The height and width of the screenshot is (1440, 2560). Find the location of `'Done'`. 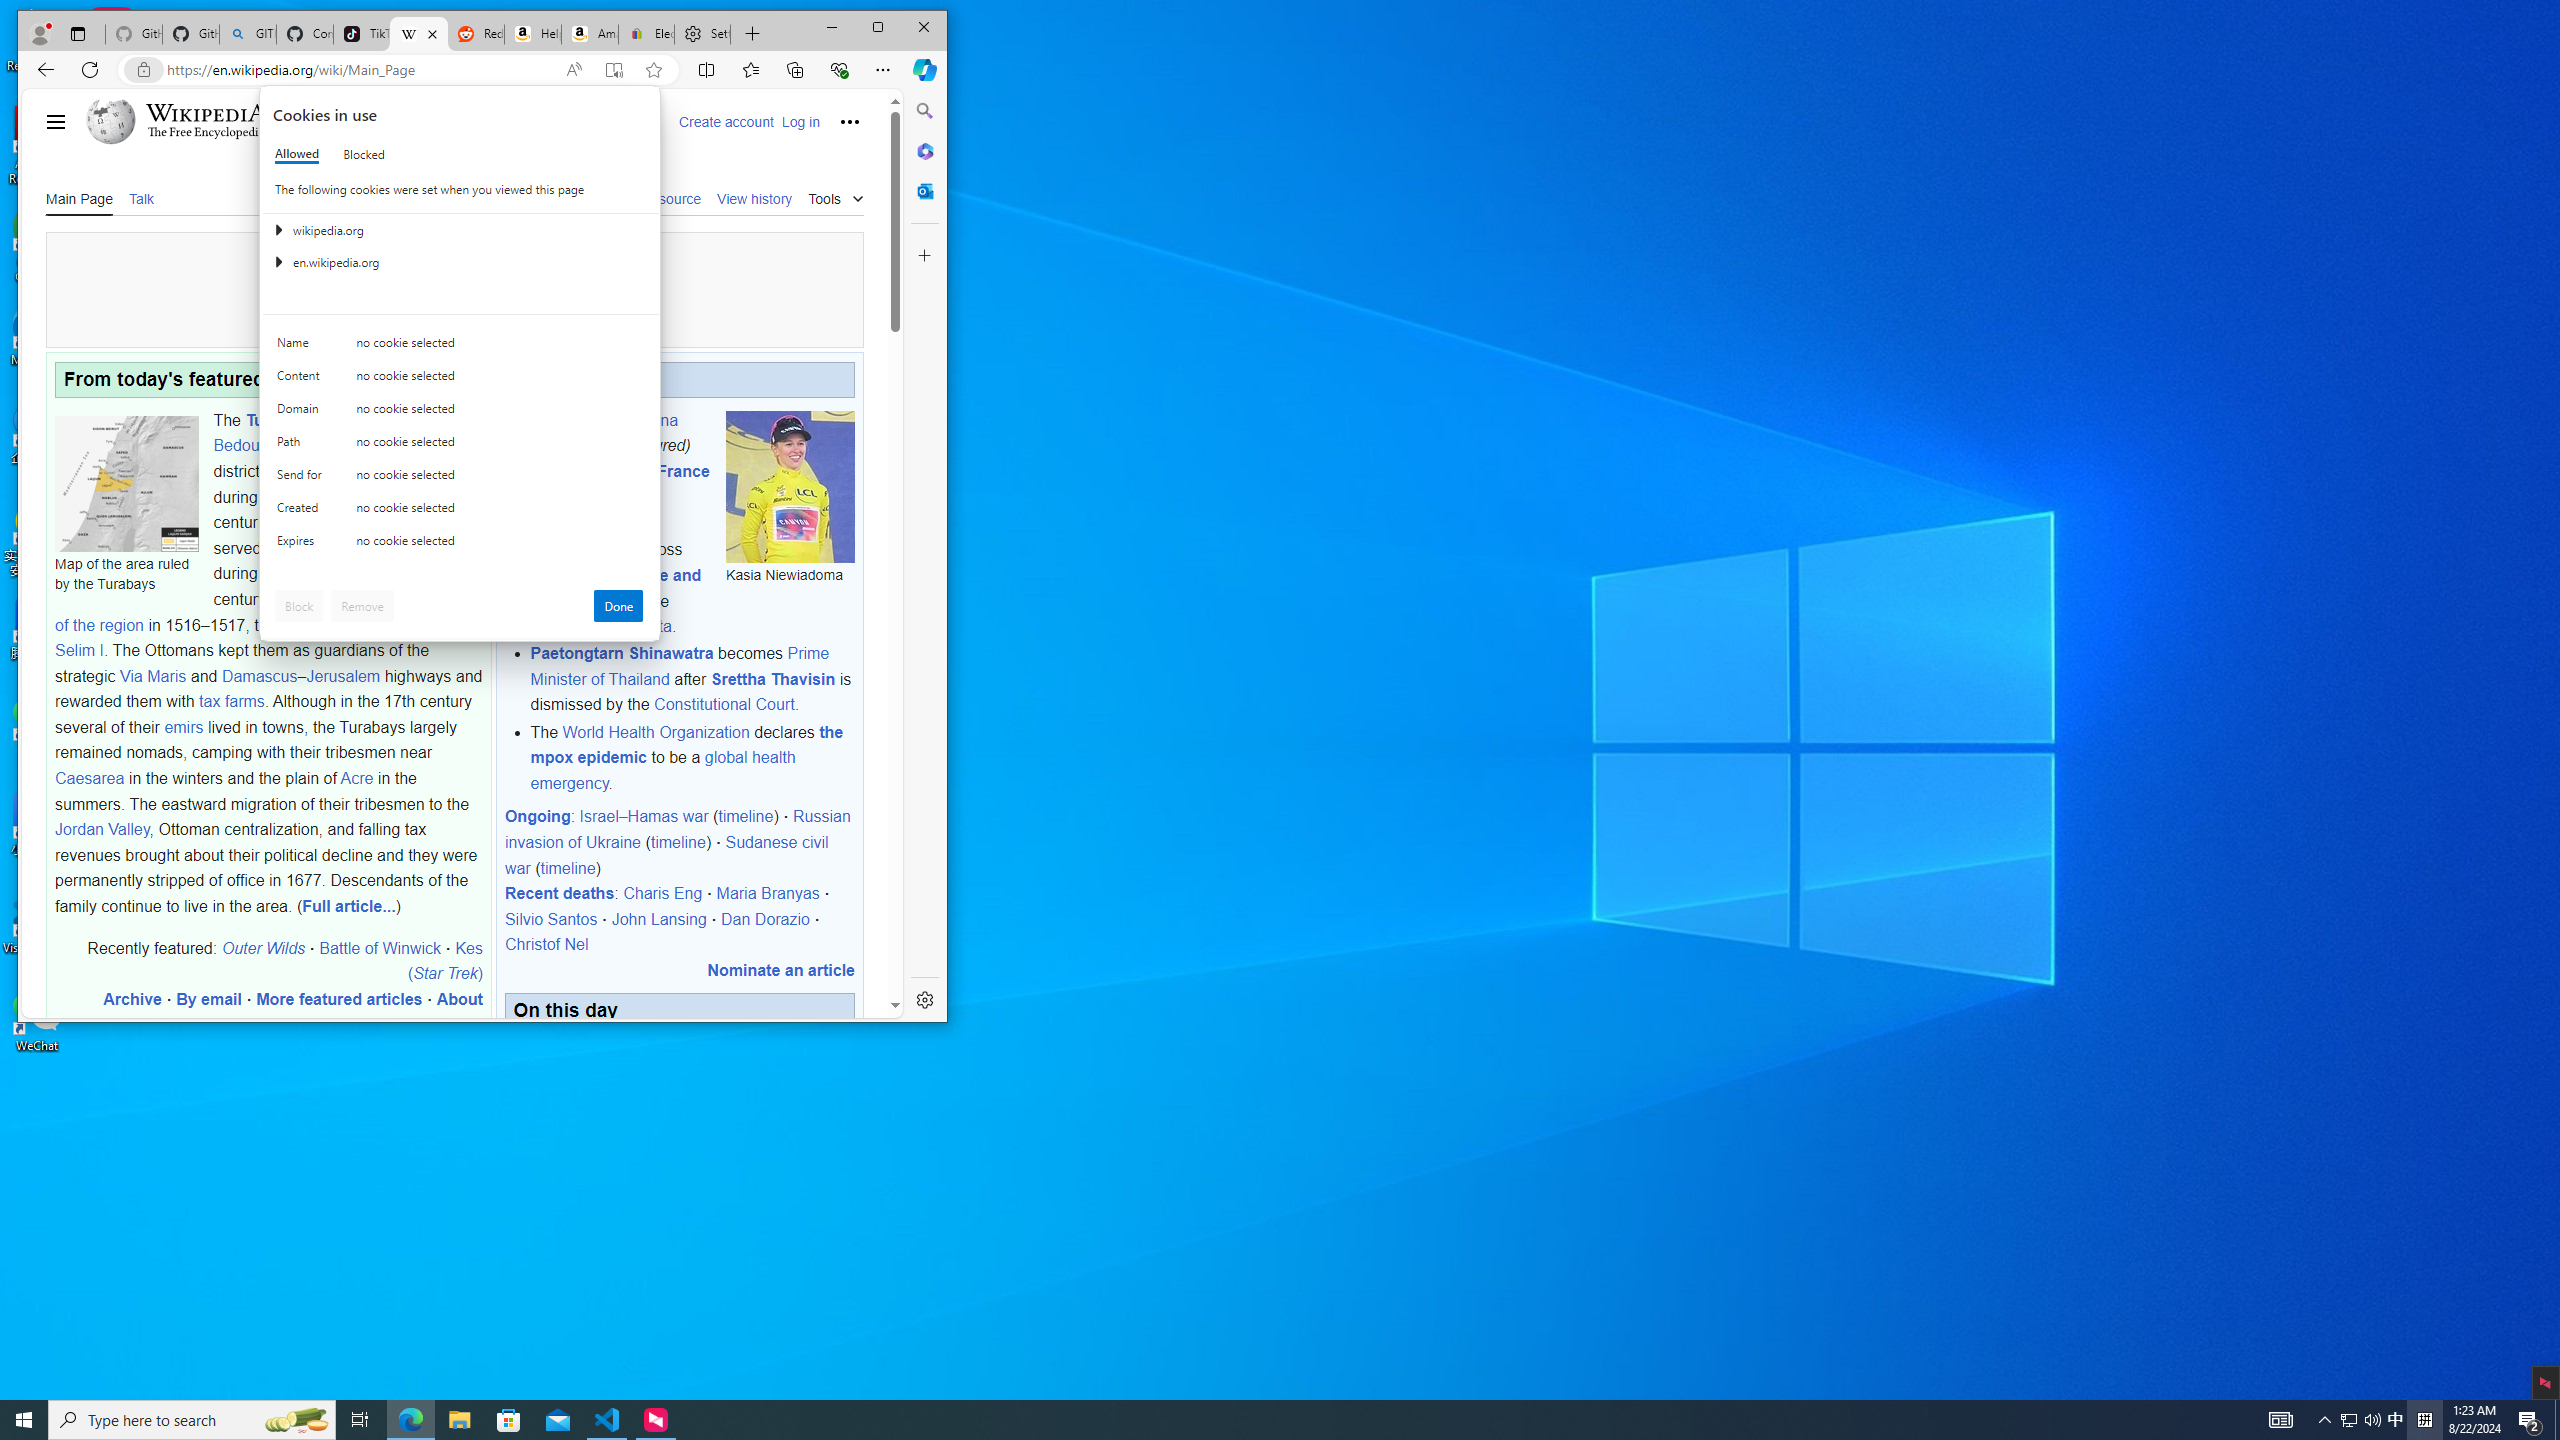

'Done' is located at coordinates (617, 605).